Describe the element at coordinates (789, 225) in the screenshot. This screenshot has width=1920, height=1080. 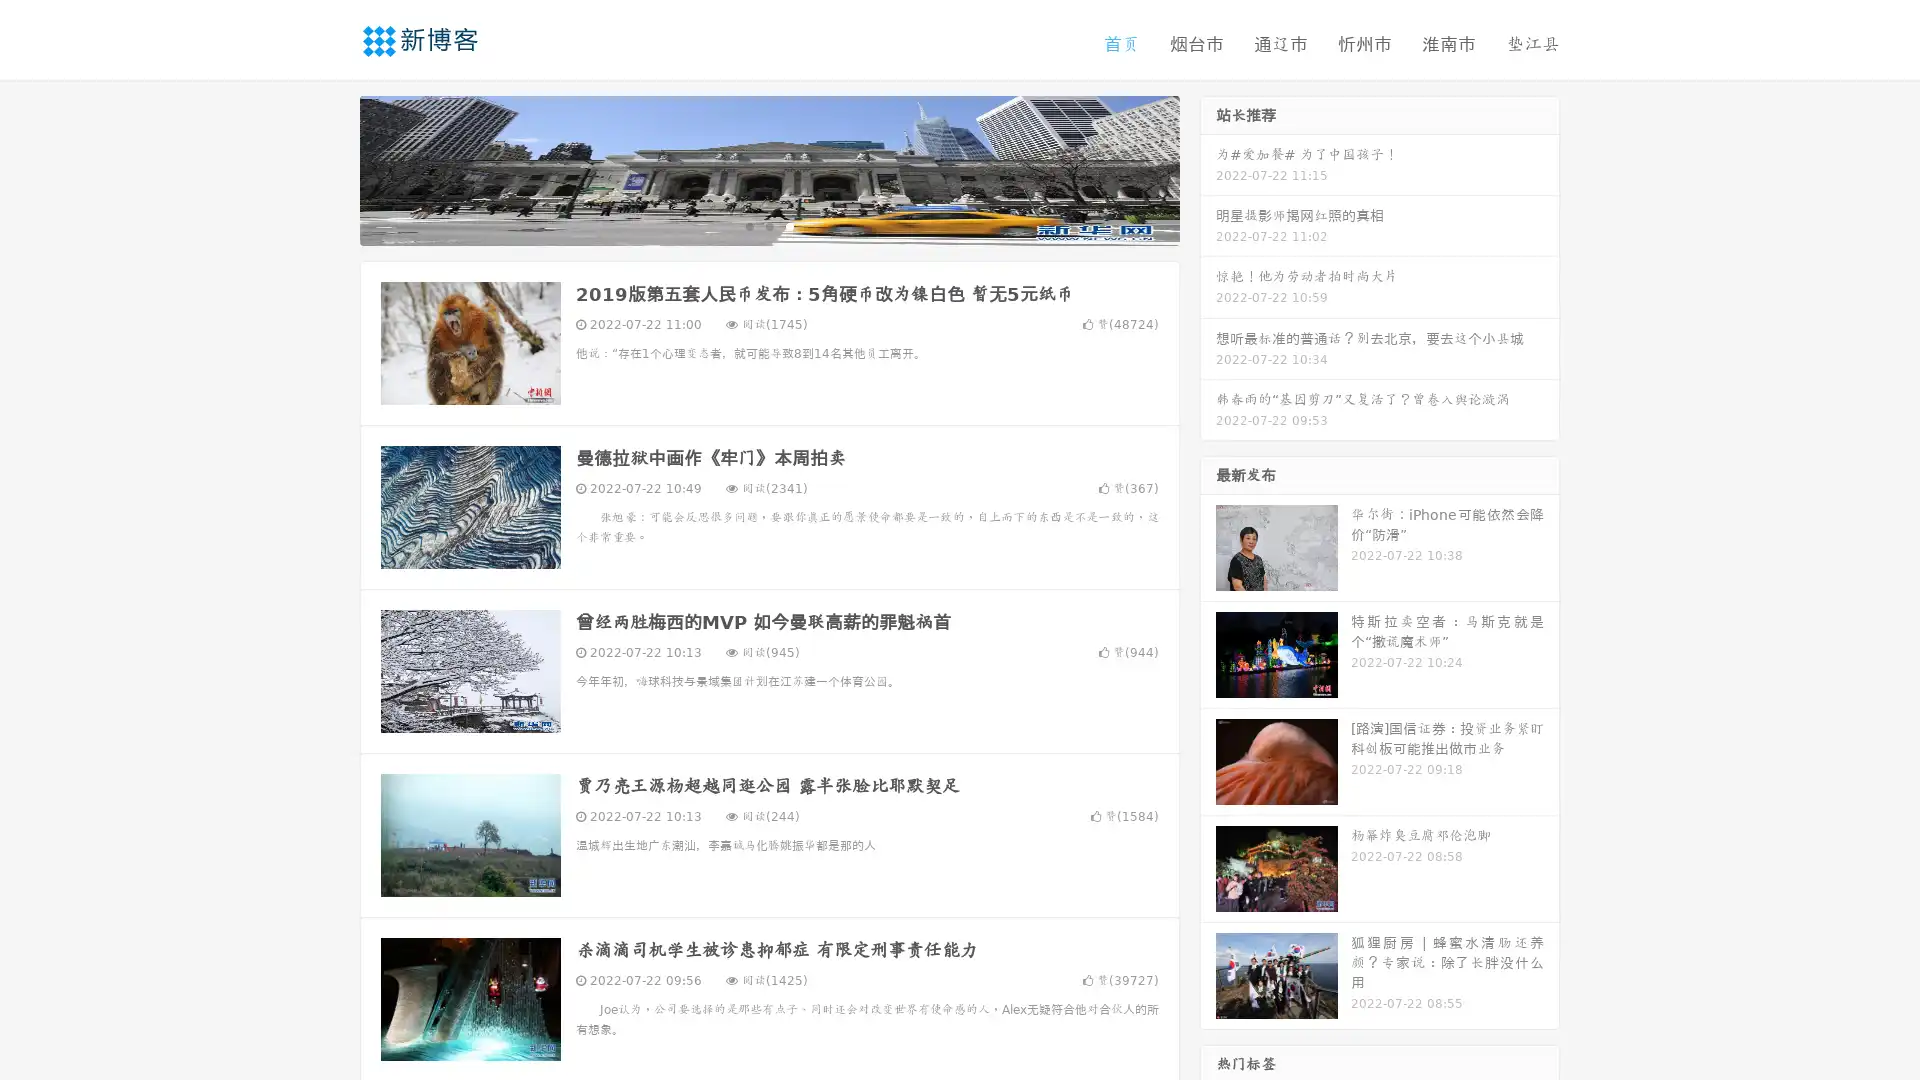
I see `Go to slide 3` at that location.